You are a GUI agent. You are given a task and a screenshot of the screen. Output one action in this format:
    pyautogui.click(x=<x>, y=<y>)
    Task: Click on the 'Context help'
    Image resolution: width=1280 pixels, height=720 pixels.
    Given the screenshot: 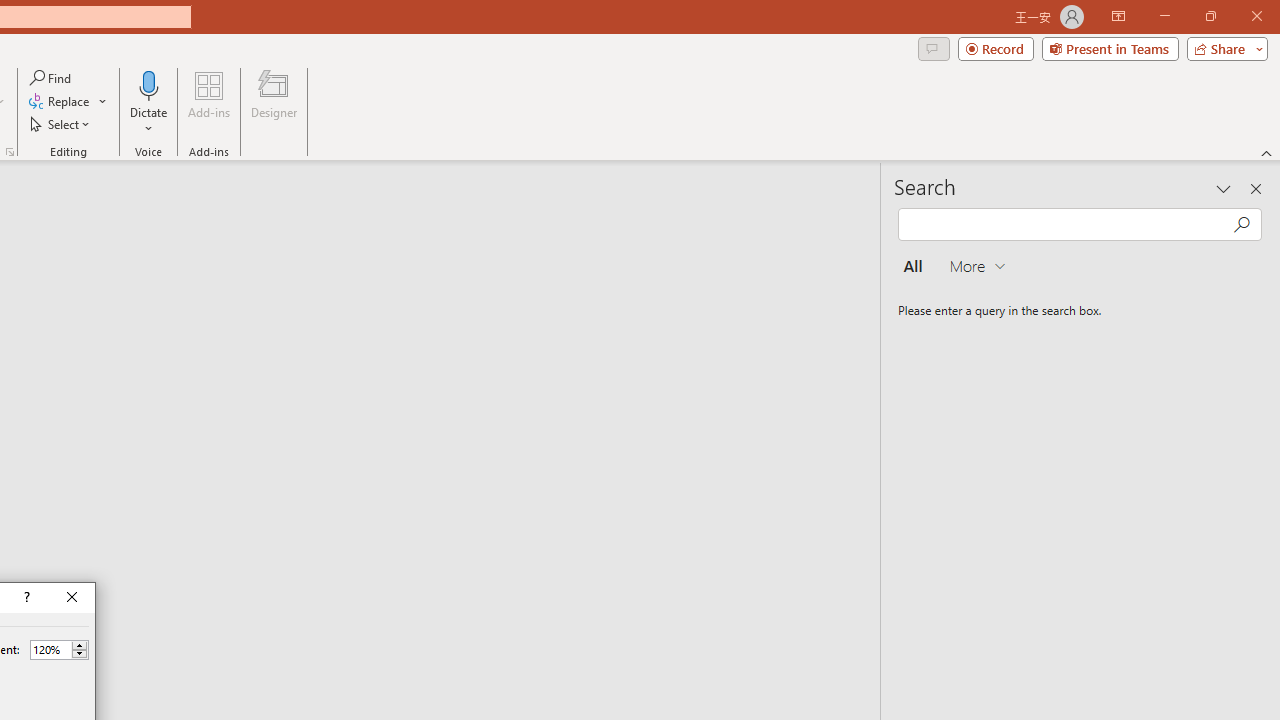 What is the action you would take?
    pyautogui.click(x=25, y=596)
    